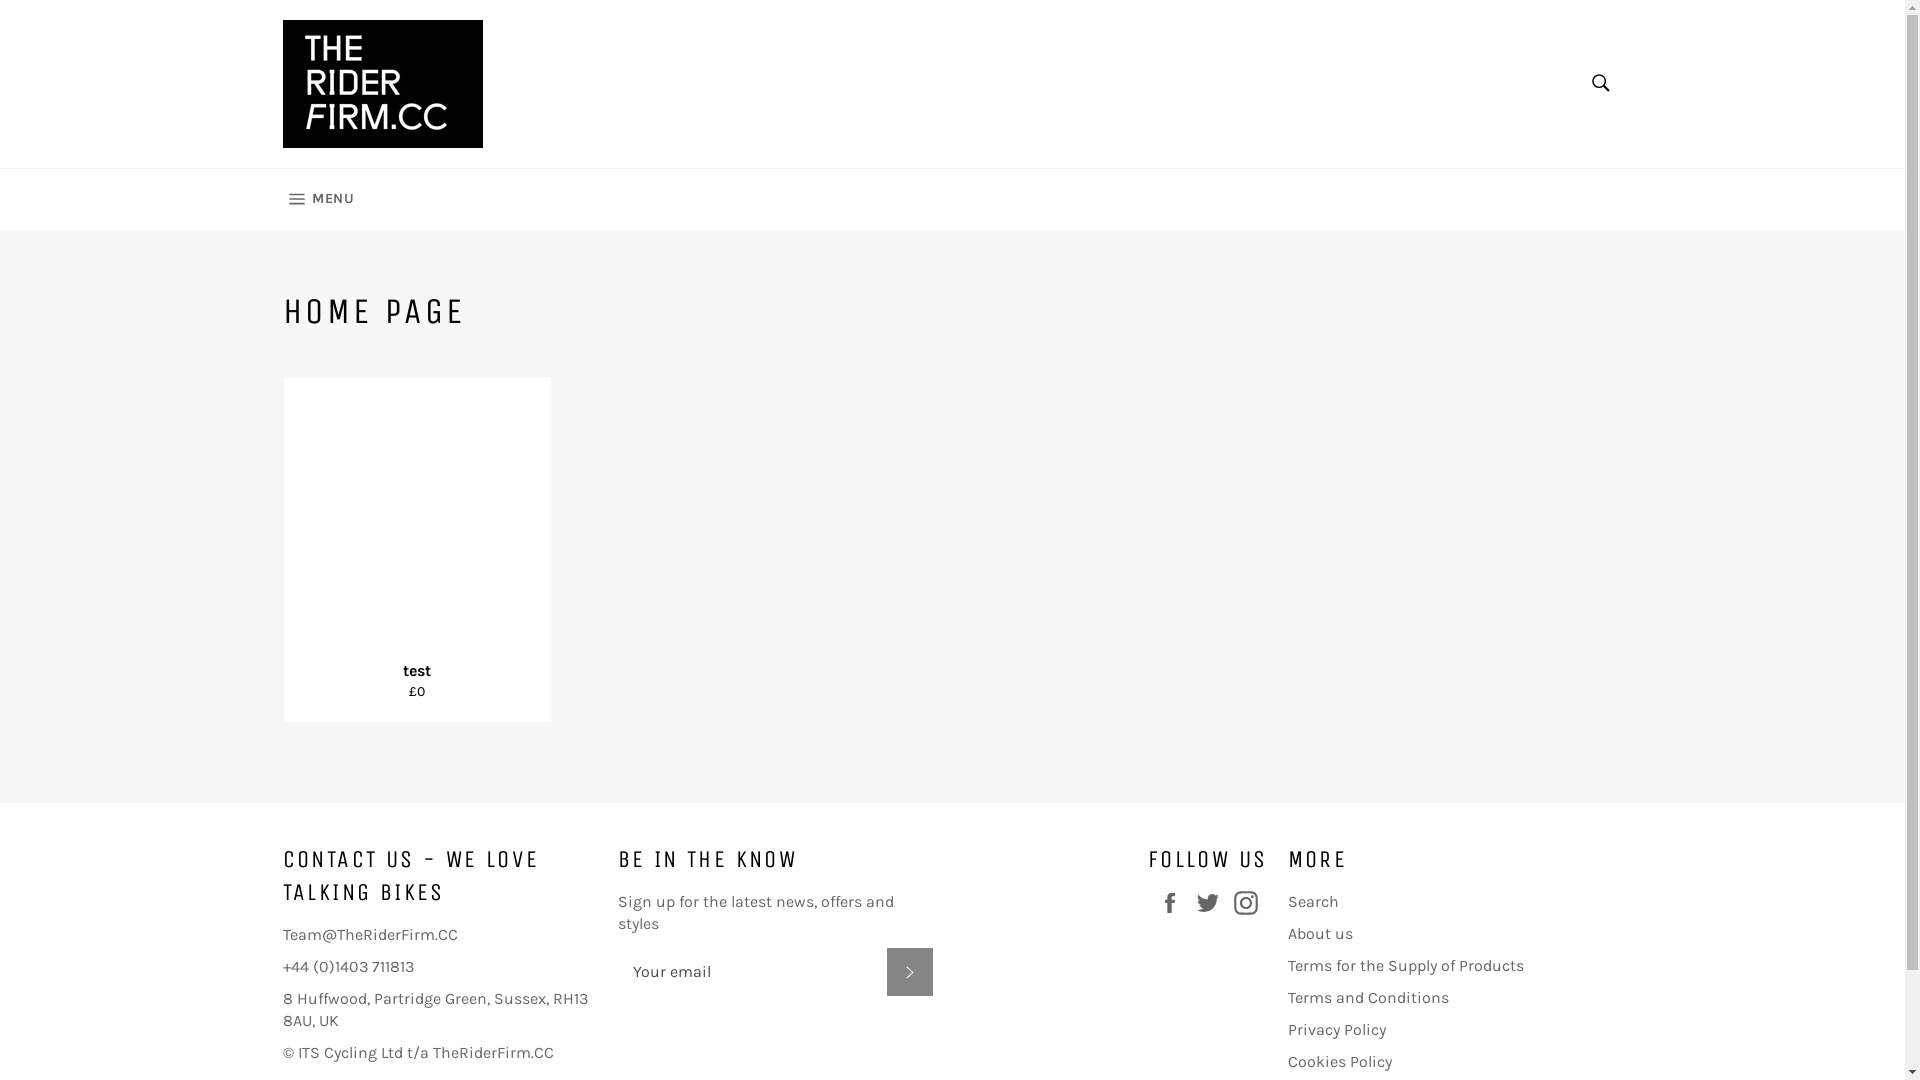 Image resolution: width=1920 pixels, height=1080 pixels. I want to click on 'Twitter', so click(1212, 902).